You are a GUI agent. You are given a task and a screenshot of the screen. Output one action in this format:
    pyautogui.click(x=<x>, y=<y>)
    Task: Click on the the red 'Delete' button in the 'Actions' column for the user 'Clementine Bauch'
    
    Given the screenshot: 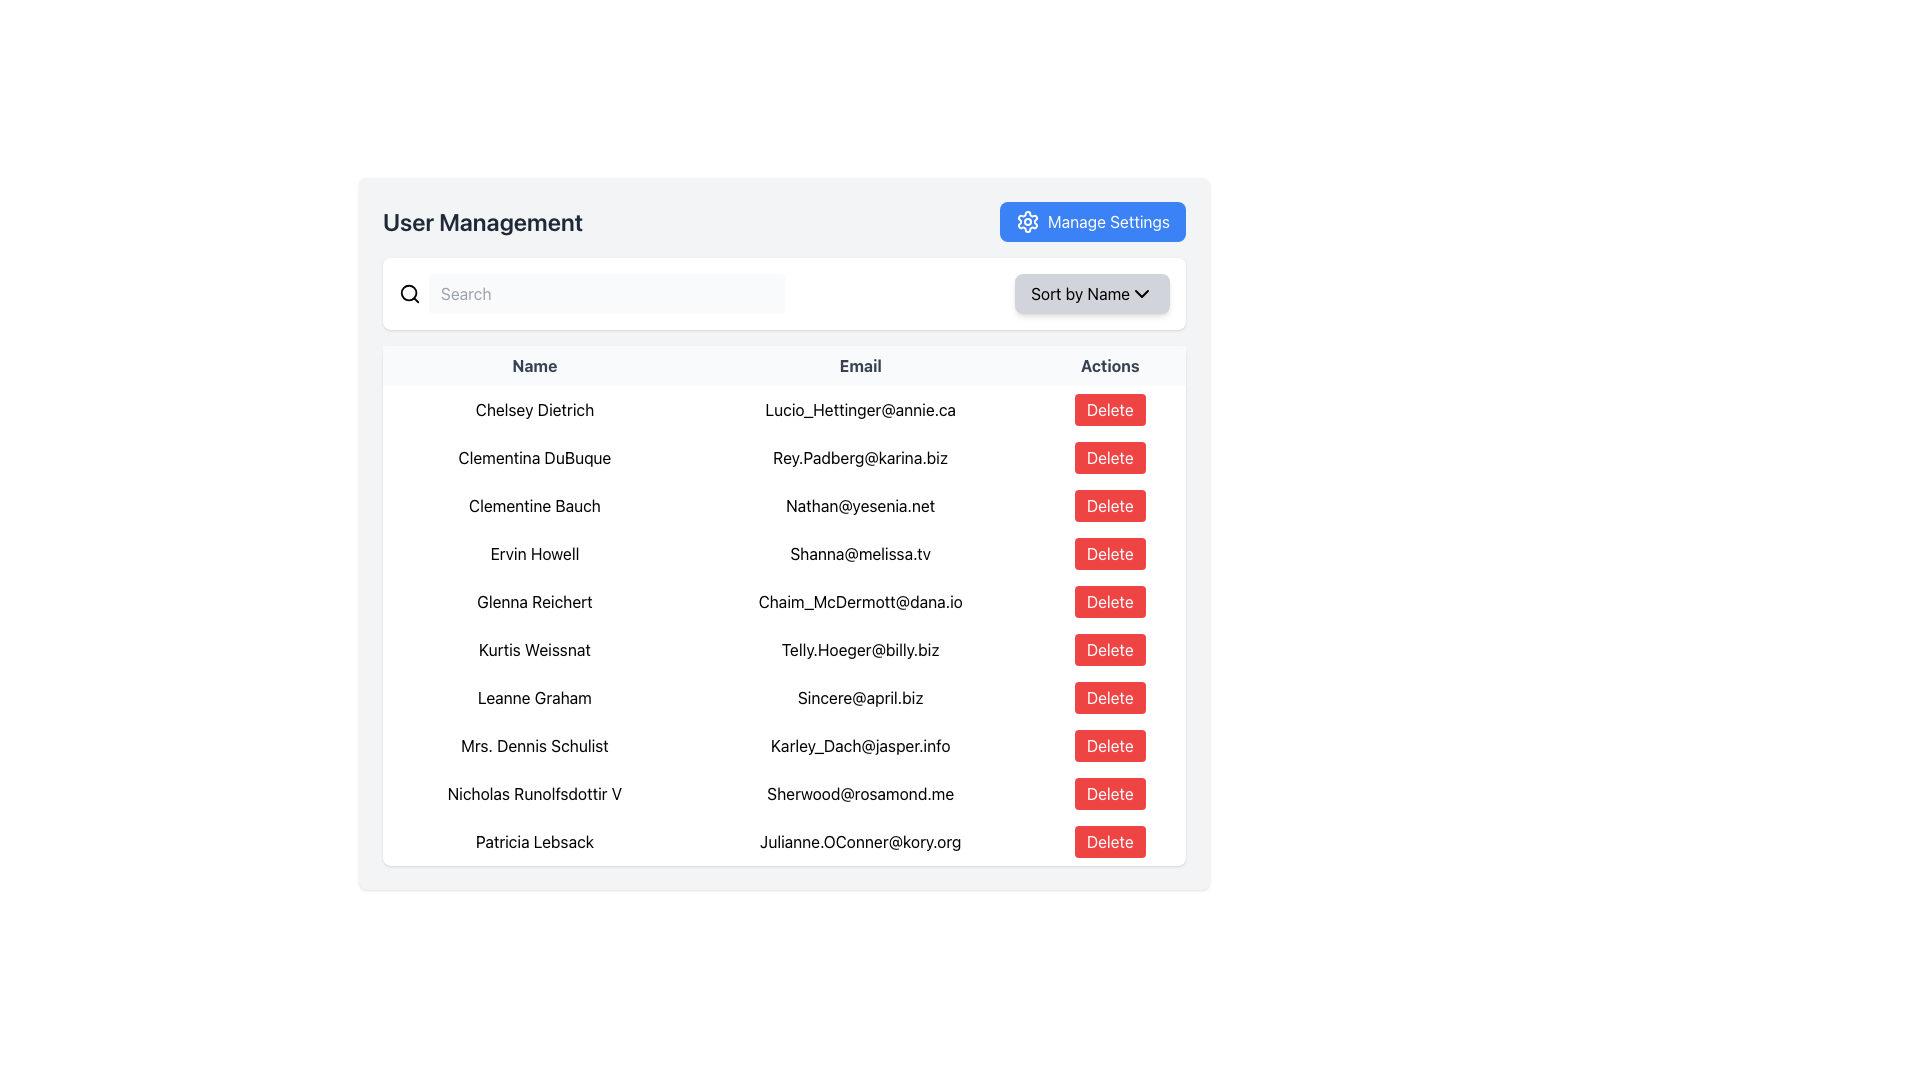 What is the action you would take?
    pyautogui.click(x=1109, y=504)
    